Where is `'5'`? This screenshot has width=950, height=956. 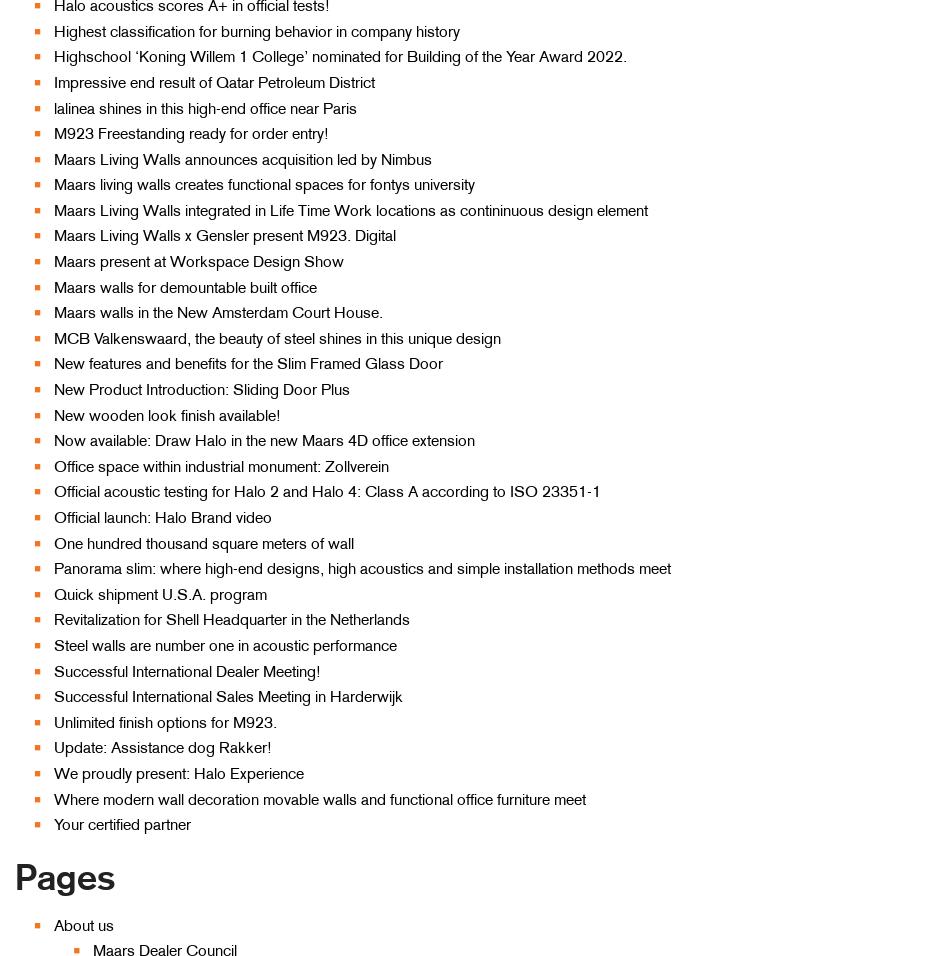
'5' is located at coordinates (730, 813).